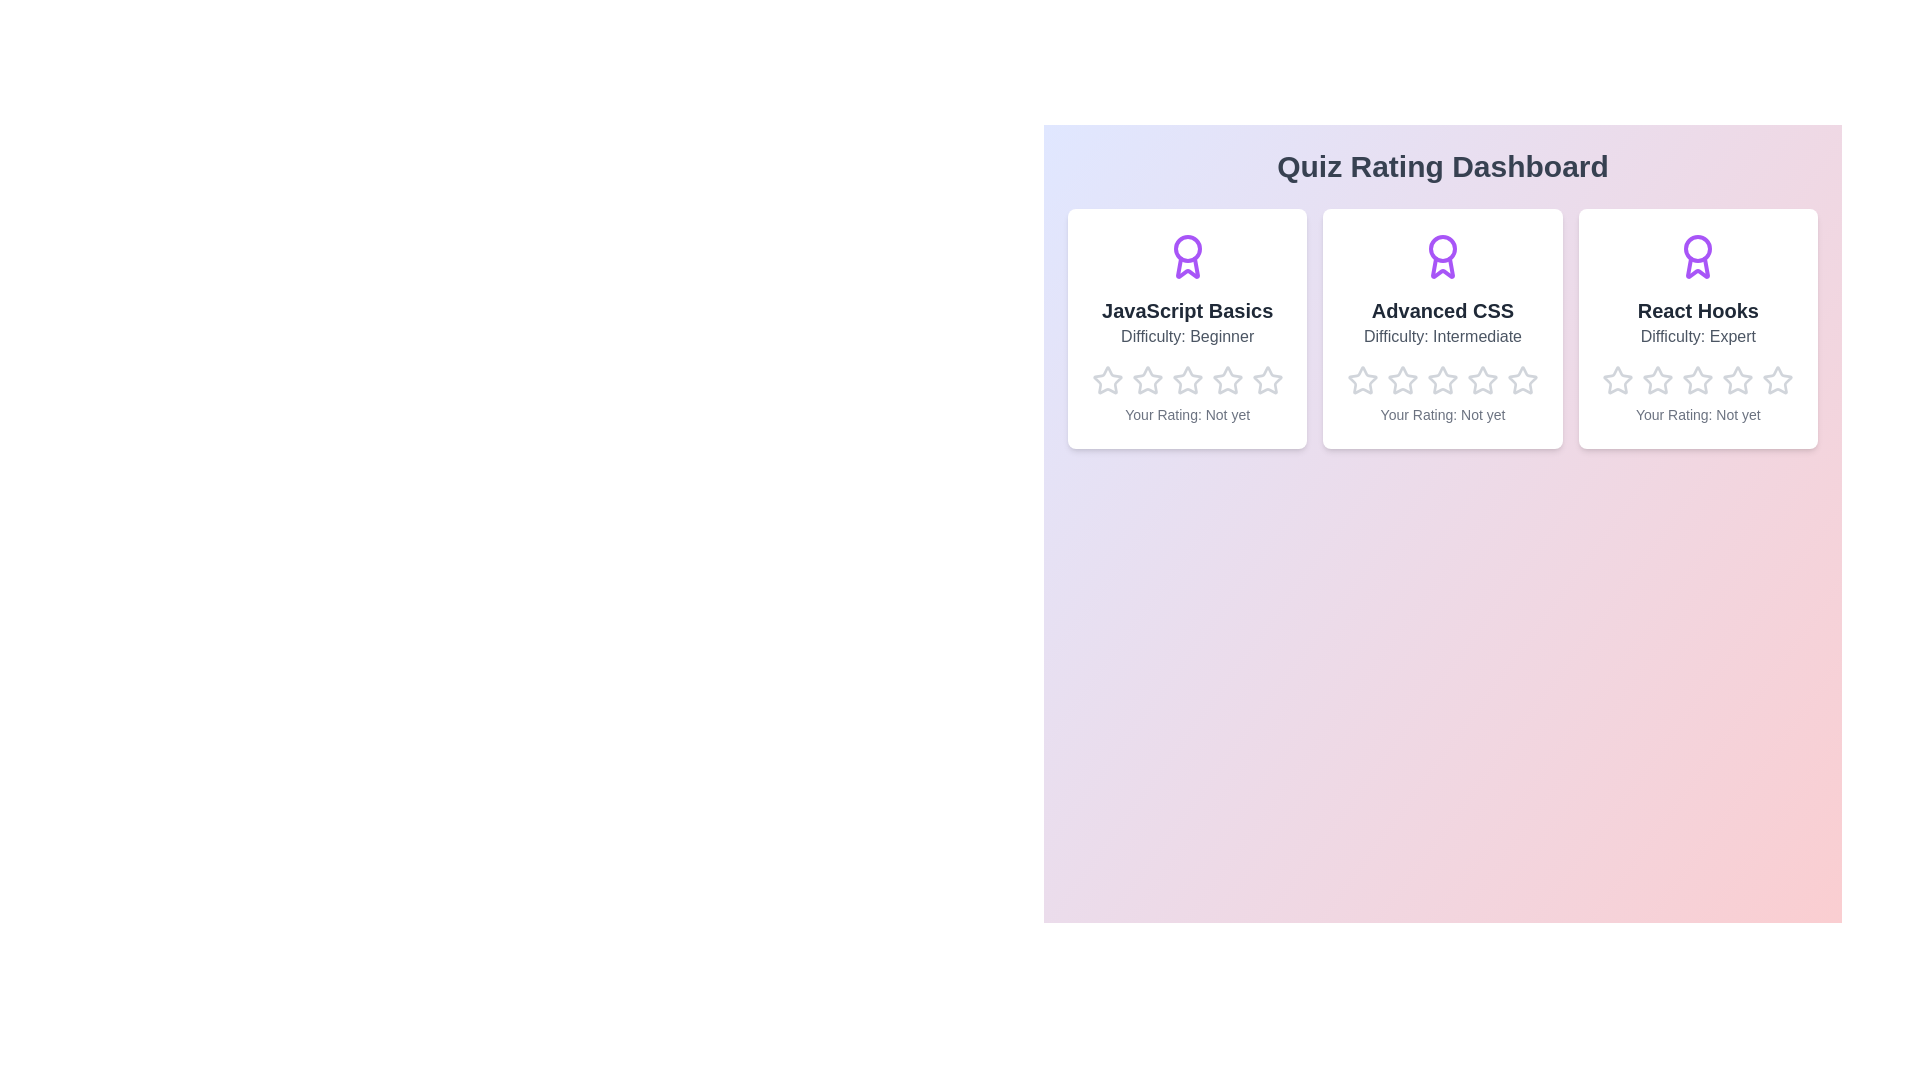 This screenshot has width=1920, height=1080. What do you see at coordinates (1467, 365) in the screenshot?
I see `the star corresponding to the rating 4 for the quiz Advanced CSS` at bounding box center [1467, 365].